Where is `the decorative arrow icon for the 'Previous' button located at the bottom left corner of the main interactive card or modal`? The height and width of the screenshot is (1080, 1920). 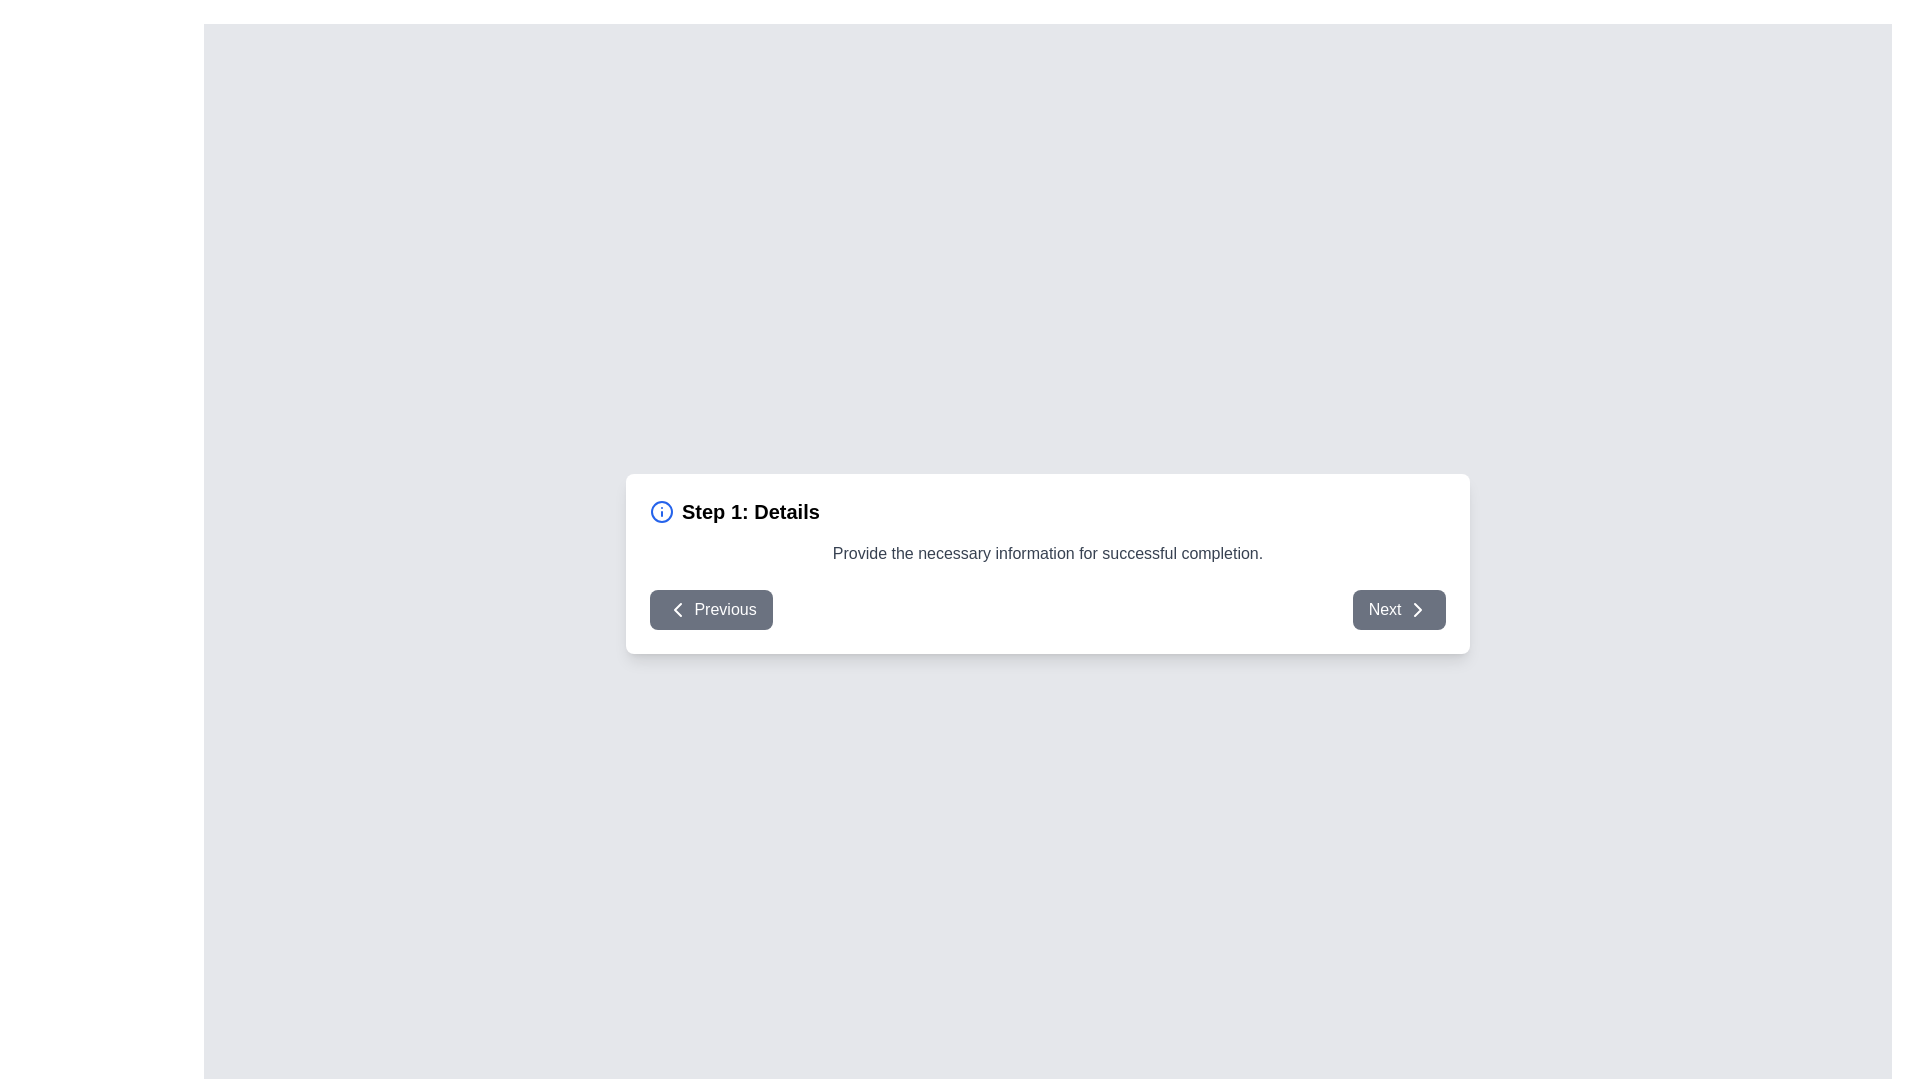
the decorative arrow icon for the 'Previous' button located at the bottom left corner of the main interactive card or modal is located at coordinates (677, 608).